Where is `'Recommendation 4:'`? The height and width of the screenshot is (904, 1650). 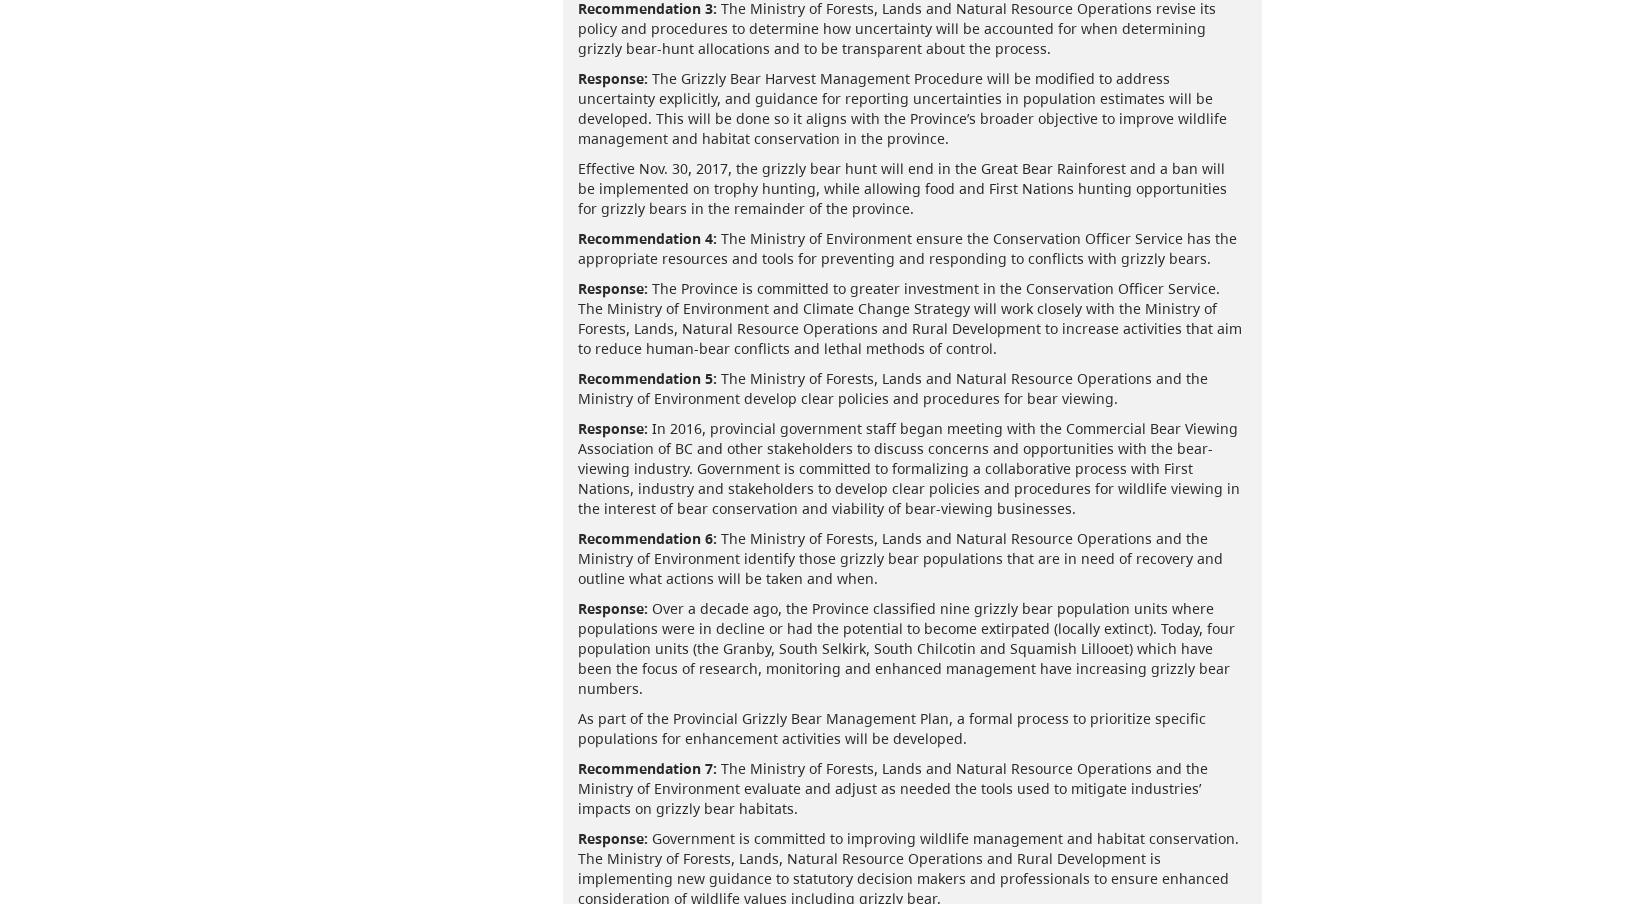
'Recommendation 4:' is located at coordinates (645, 236).